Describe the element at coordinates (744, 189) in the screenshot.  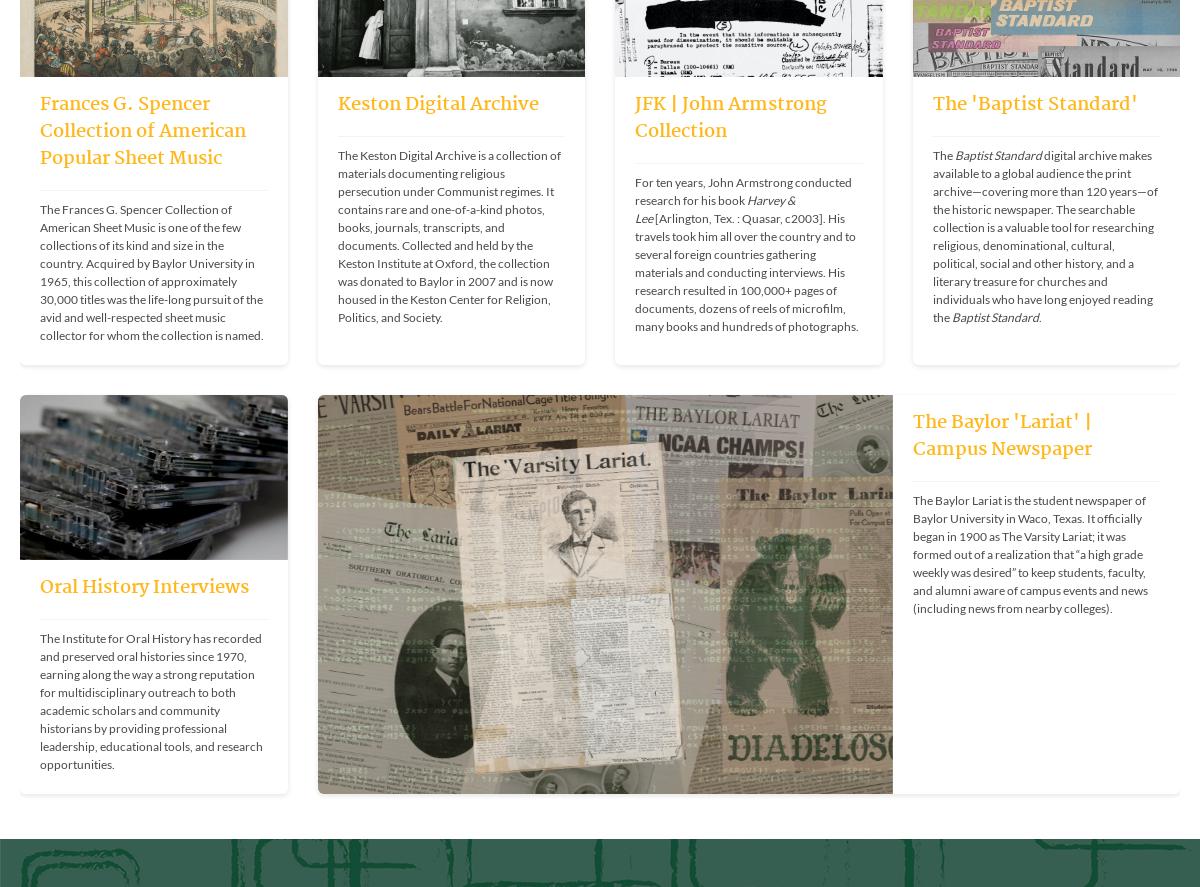
I see `'For ten years, John Armstrong conducted research for his book'` at that location.